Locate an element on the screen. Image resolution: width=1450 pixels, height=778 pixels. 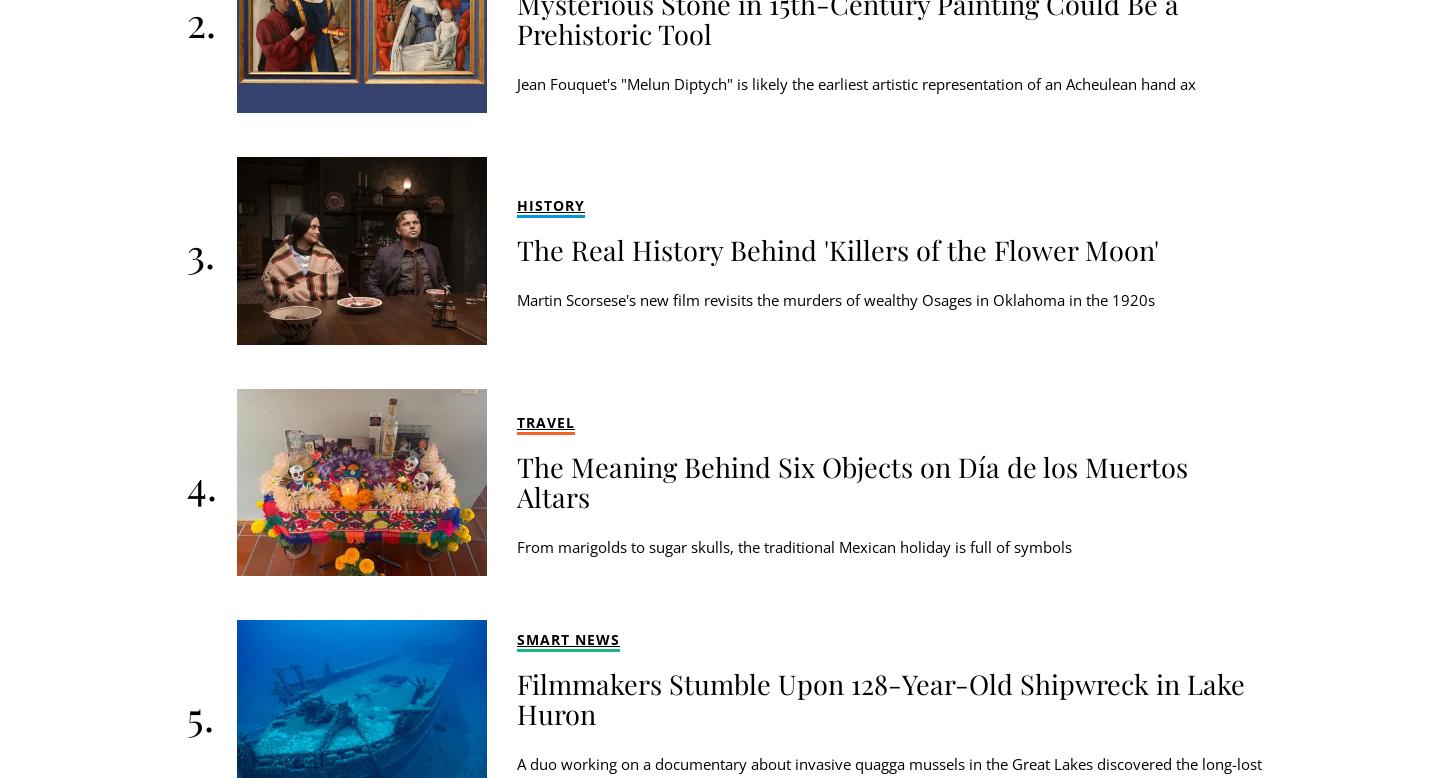
'Smart News' is located at coordinates (568, 638).